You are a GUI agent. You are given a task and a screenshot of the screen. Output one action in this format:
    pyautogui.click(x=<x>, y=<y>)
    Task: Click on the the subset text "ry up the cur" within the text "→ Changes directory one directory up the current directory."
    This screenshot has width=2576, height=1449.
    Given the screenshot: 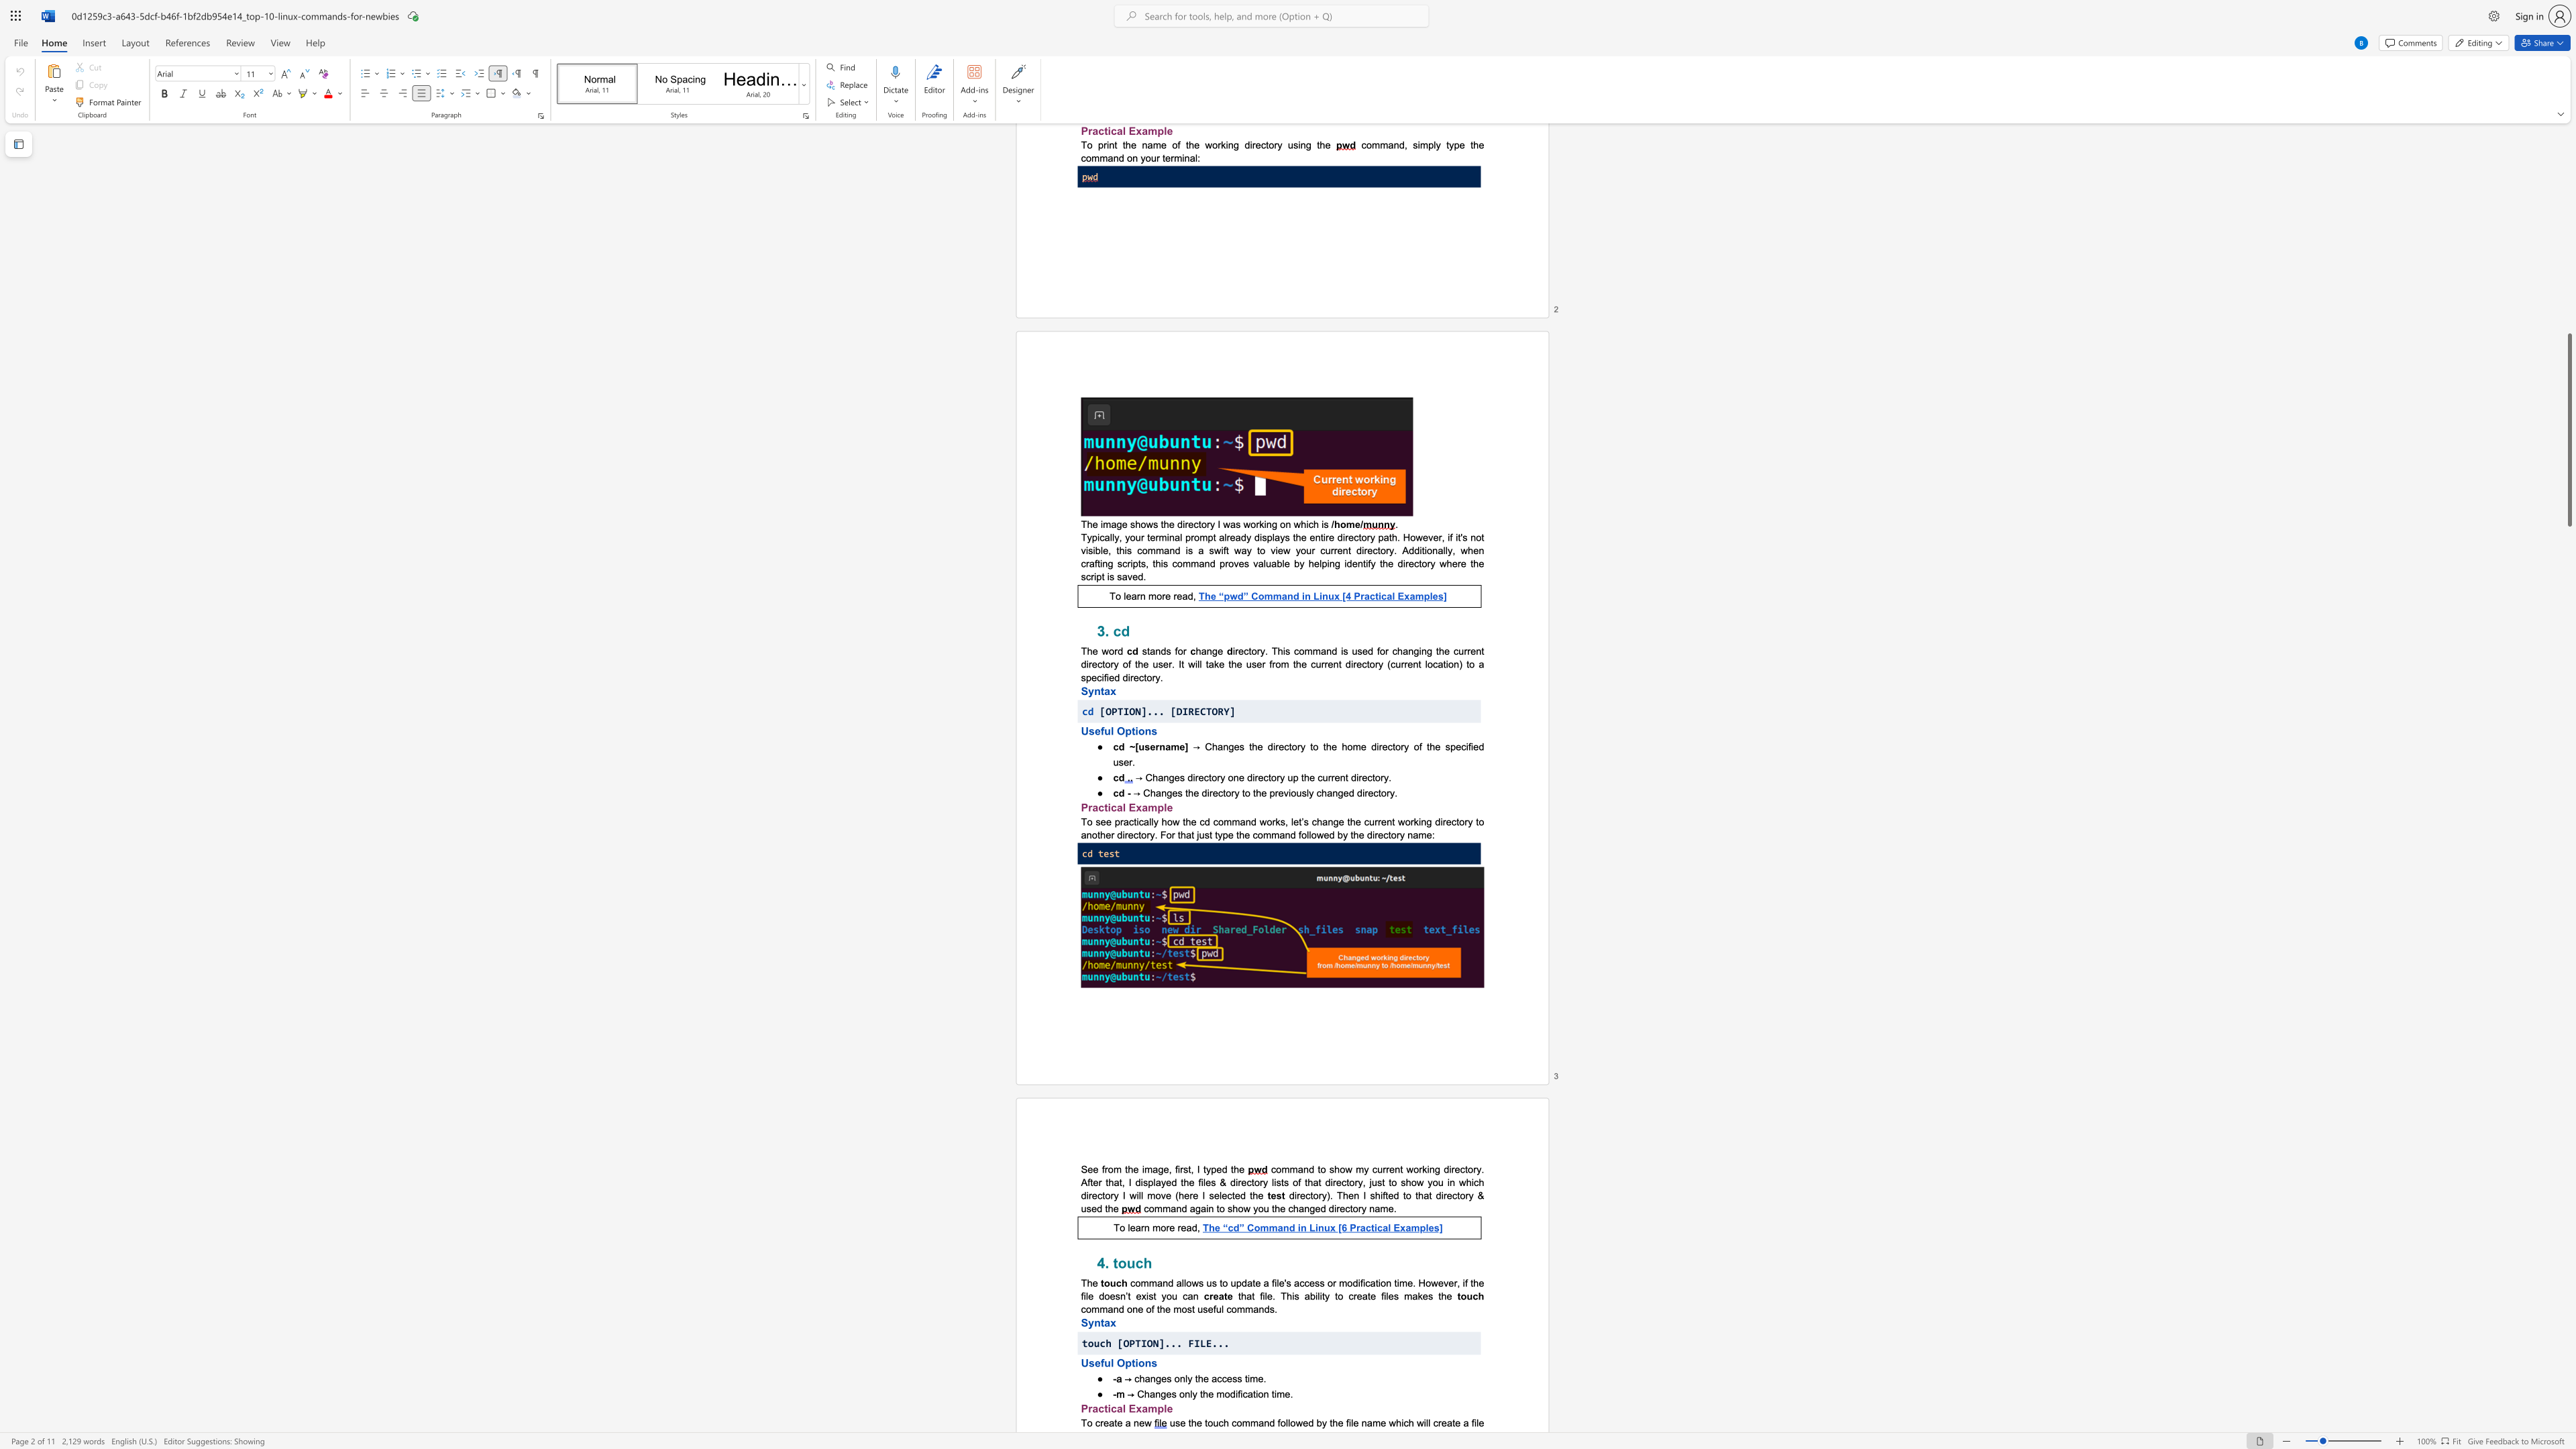 What is the action you would take?
    pyautogui.click(x=1276, y=776)
    